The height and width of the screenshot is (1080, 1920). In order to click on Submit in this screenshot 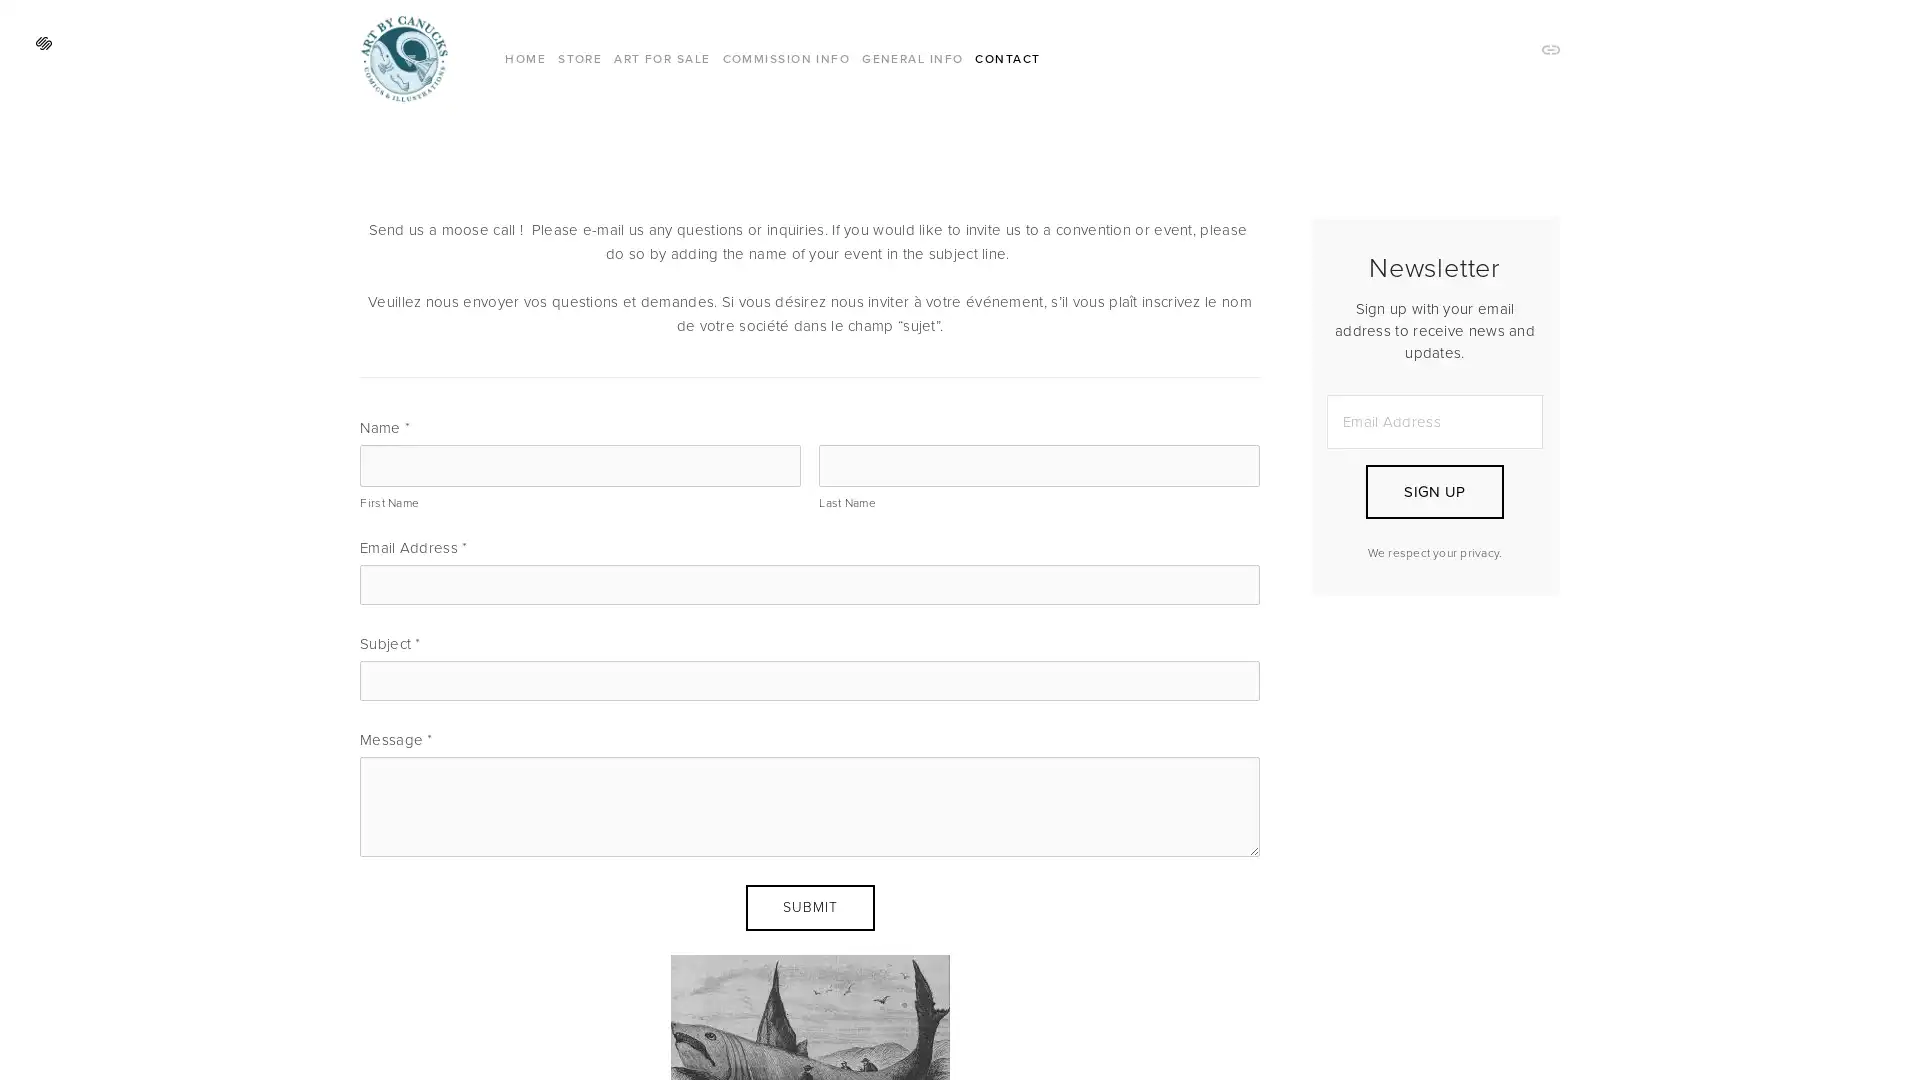, I will do `click(809, 907)`.